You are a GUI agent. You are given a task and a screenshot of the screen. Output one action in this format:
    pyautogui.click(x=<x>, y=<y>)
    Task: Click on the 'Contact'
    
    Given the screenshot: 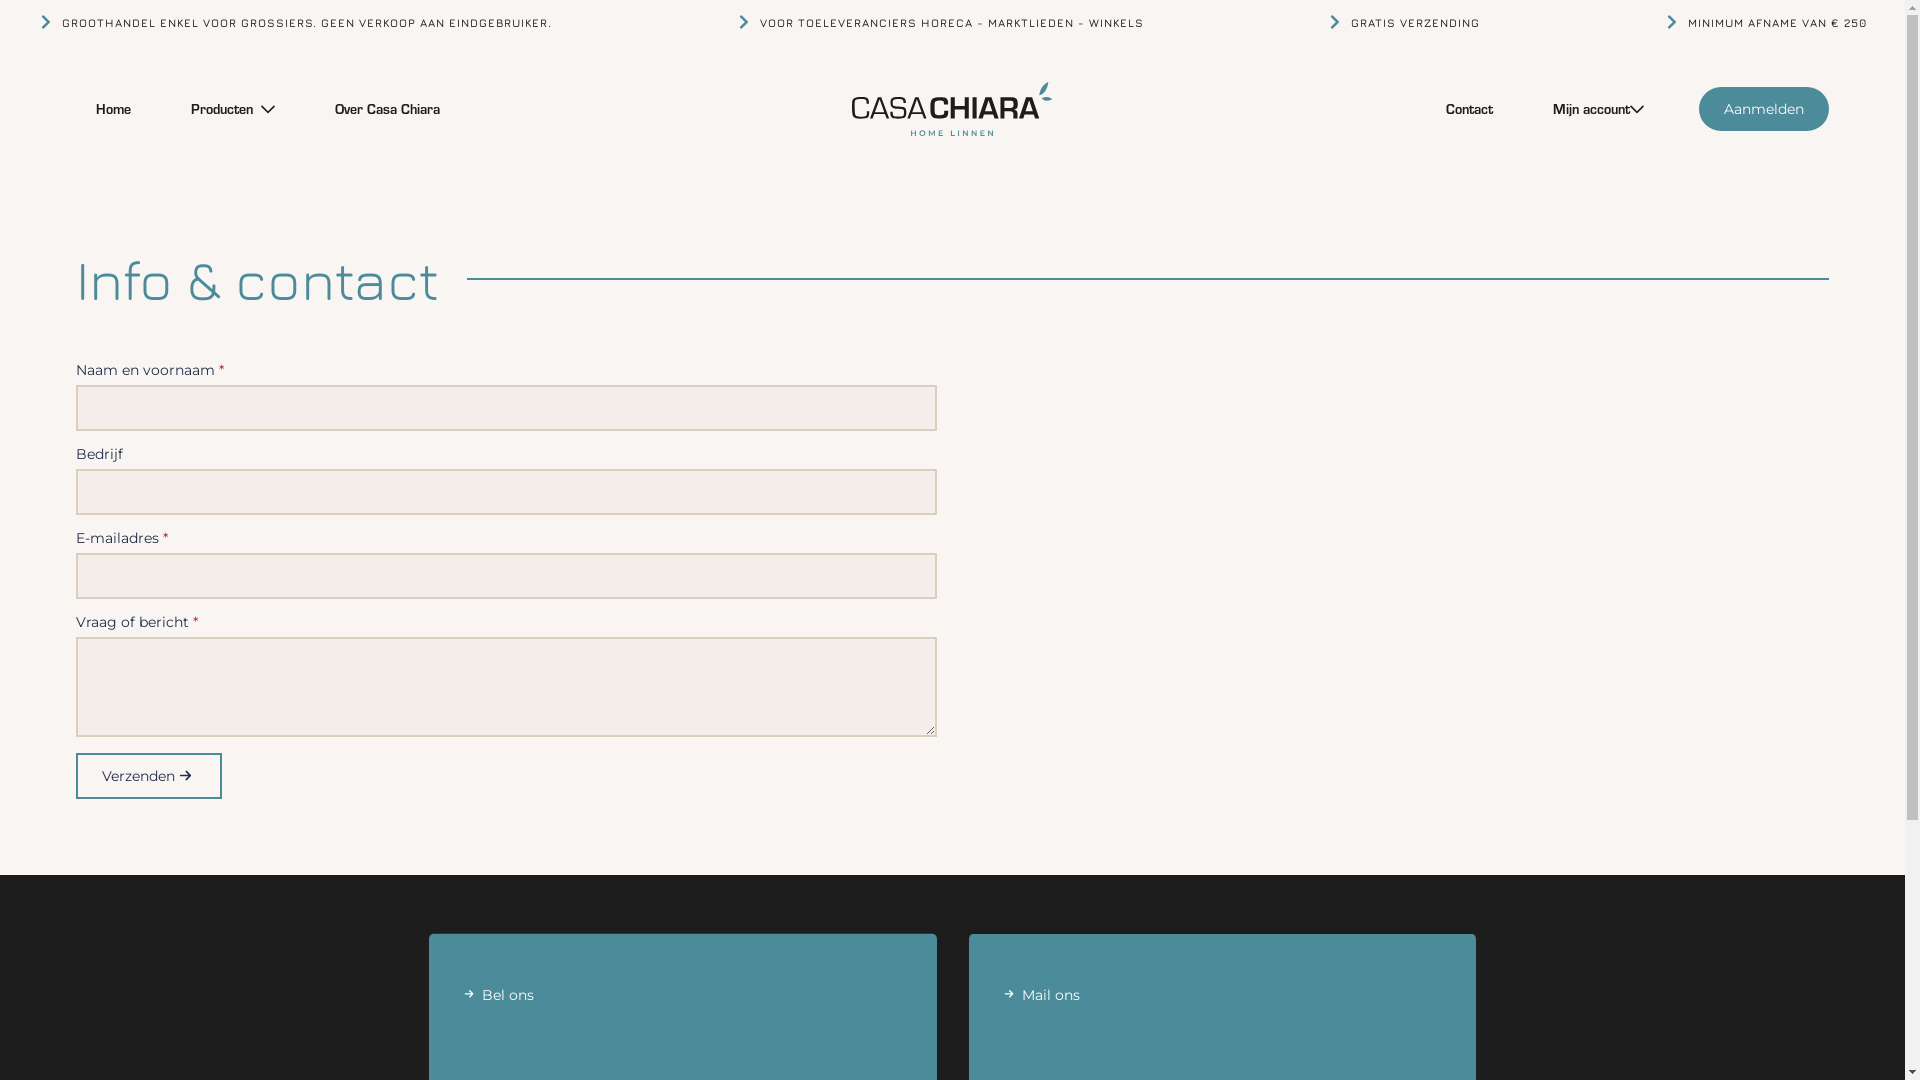 What is the action you would take?
    pyautogui.click(x=1424, y=108)
    